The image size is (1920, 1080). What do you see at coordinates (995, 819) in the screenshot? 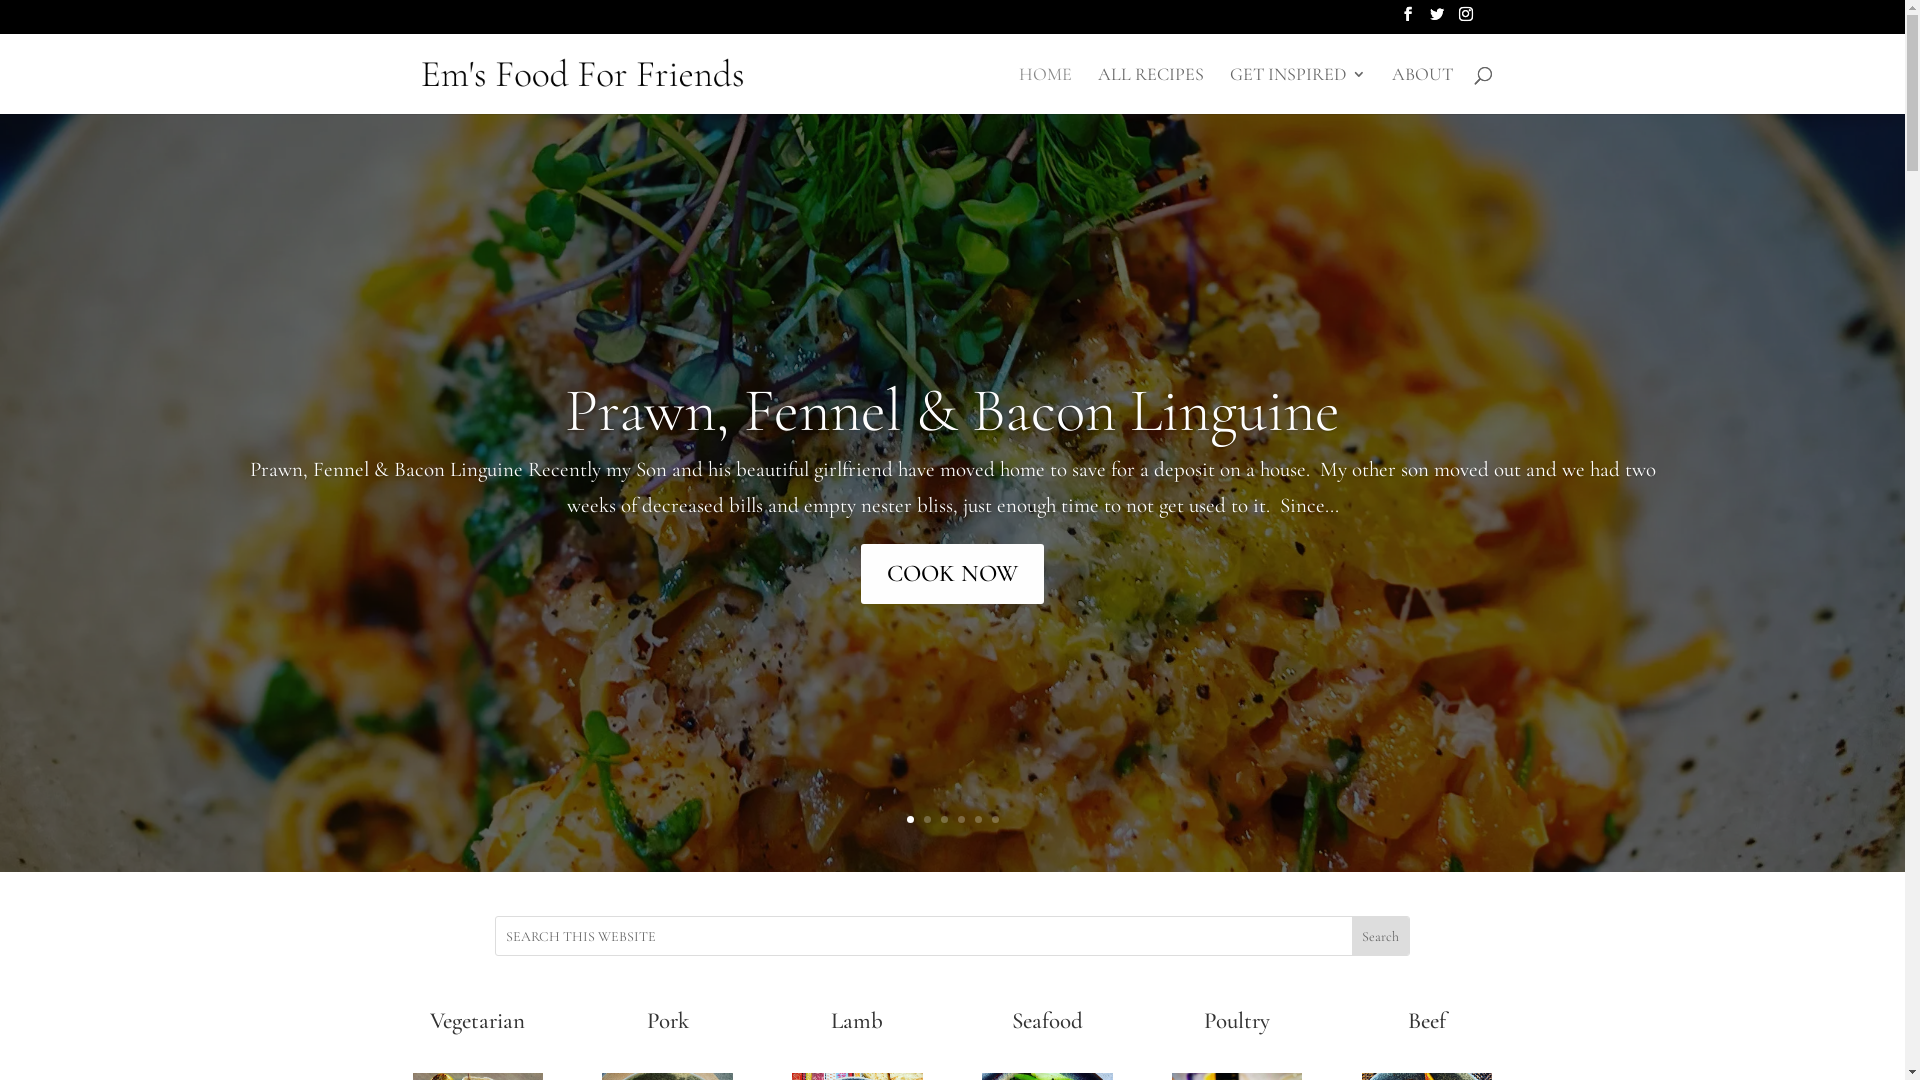
I see `'6'` at bounding box center [995, 819].